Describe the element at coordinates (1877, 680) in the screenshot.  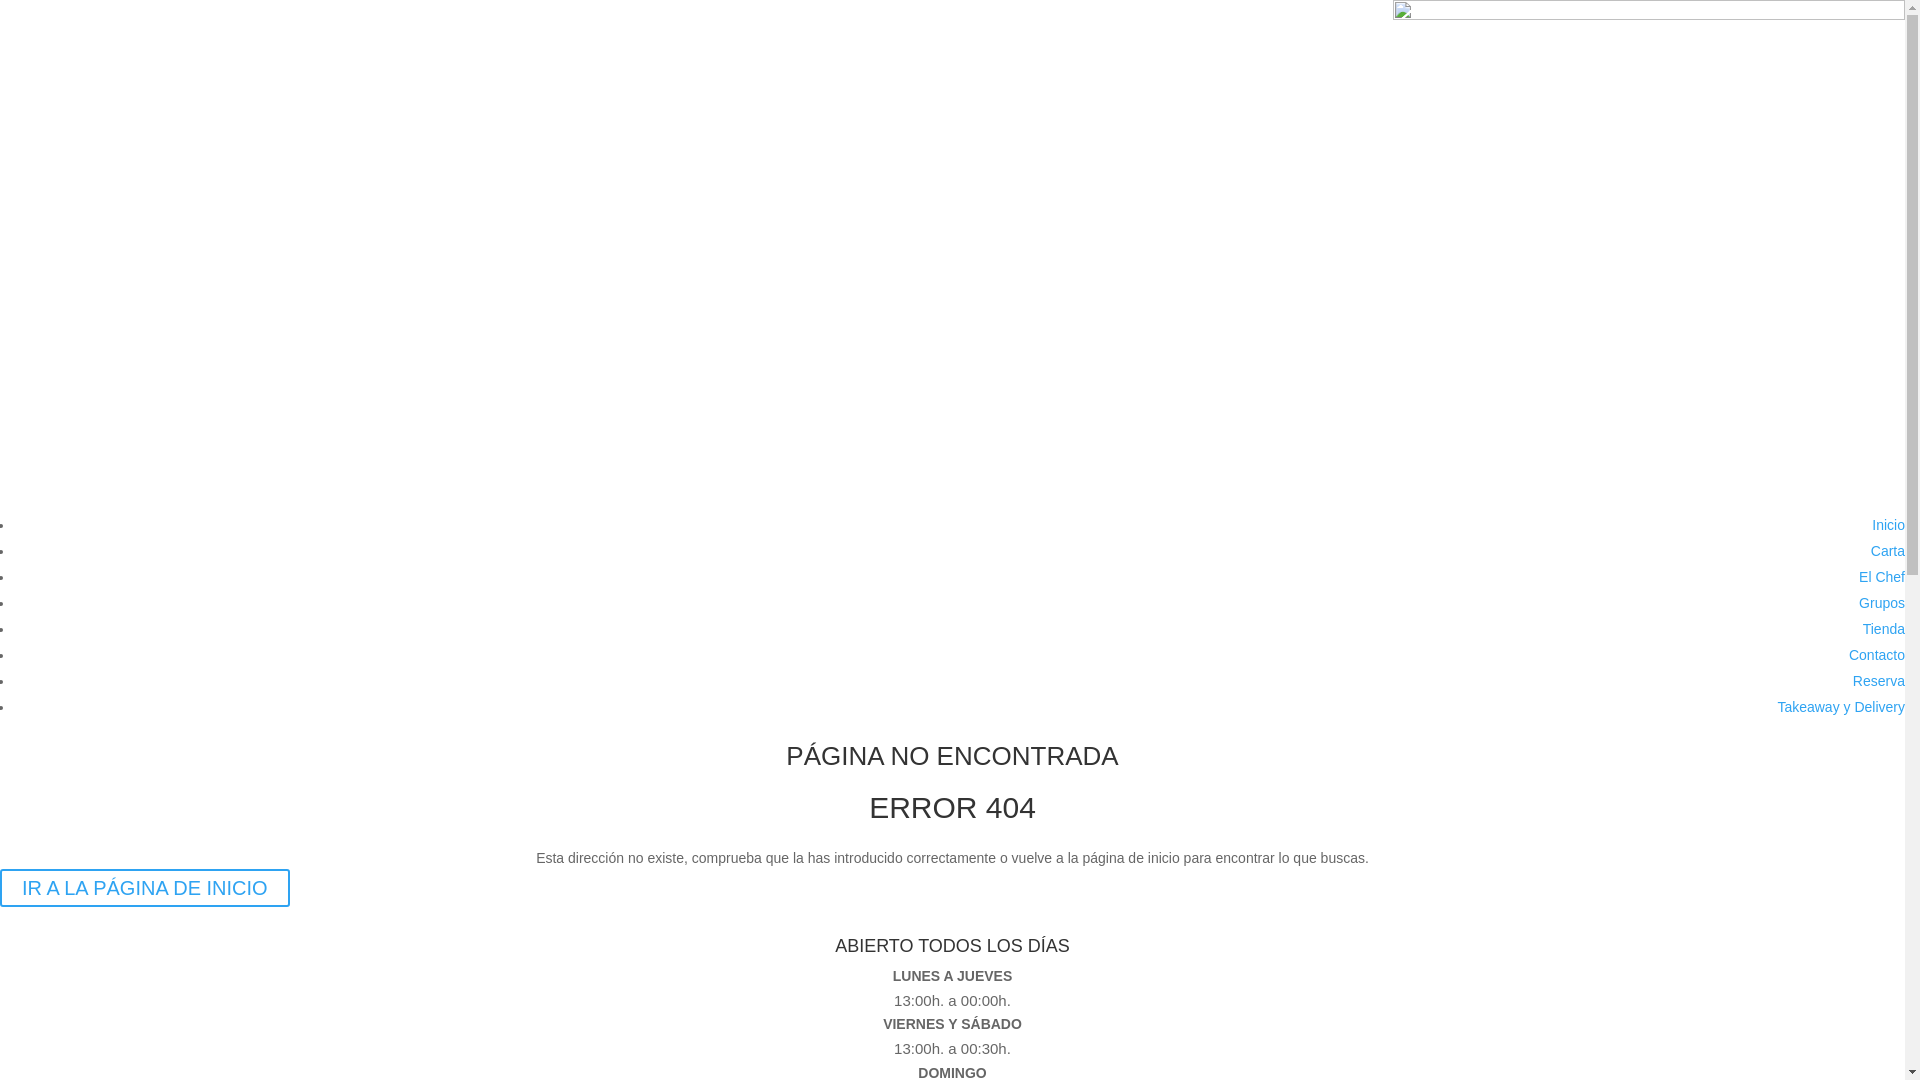
I see `'Reserva'` at that location.